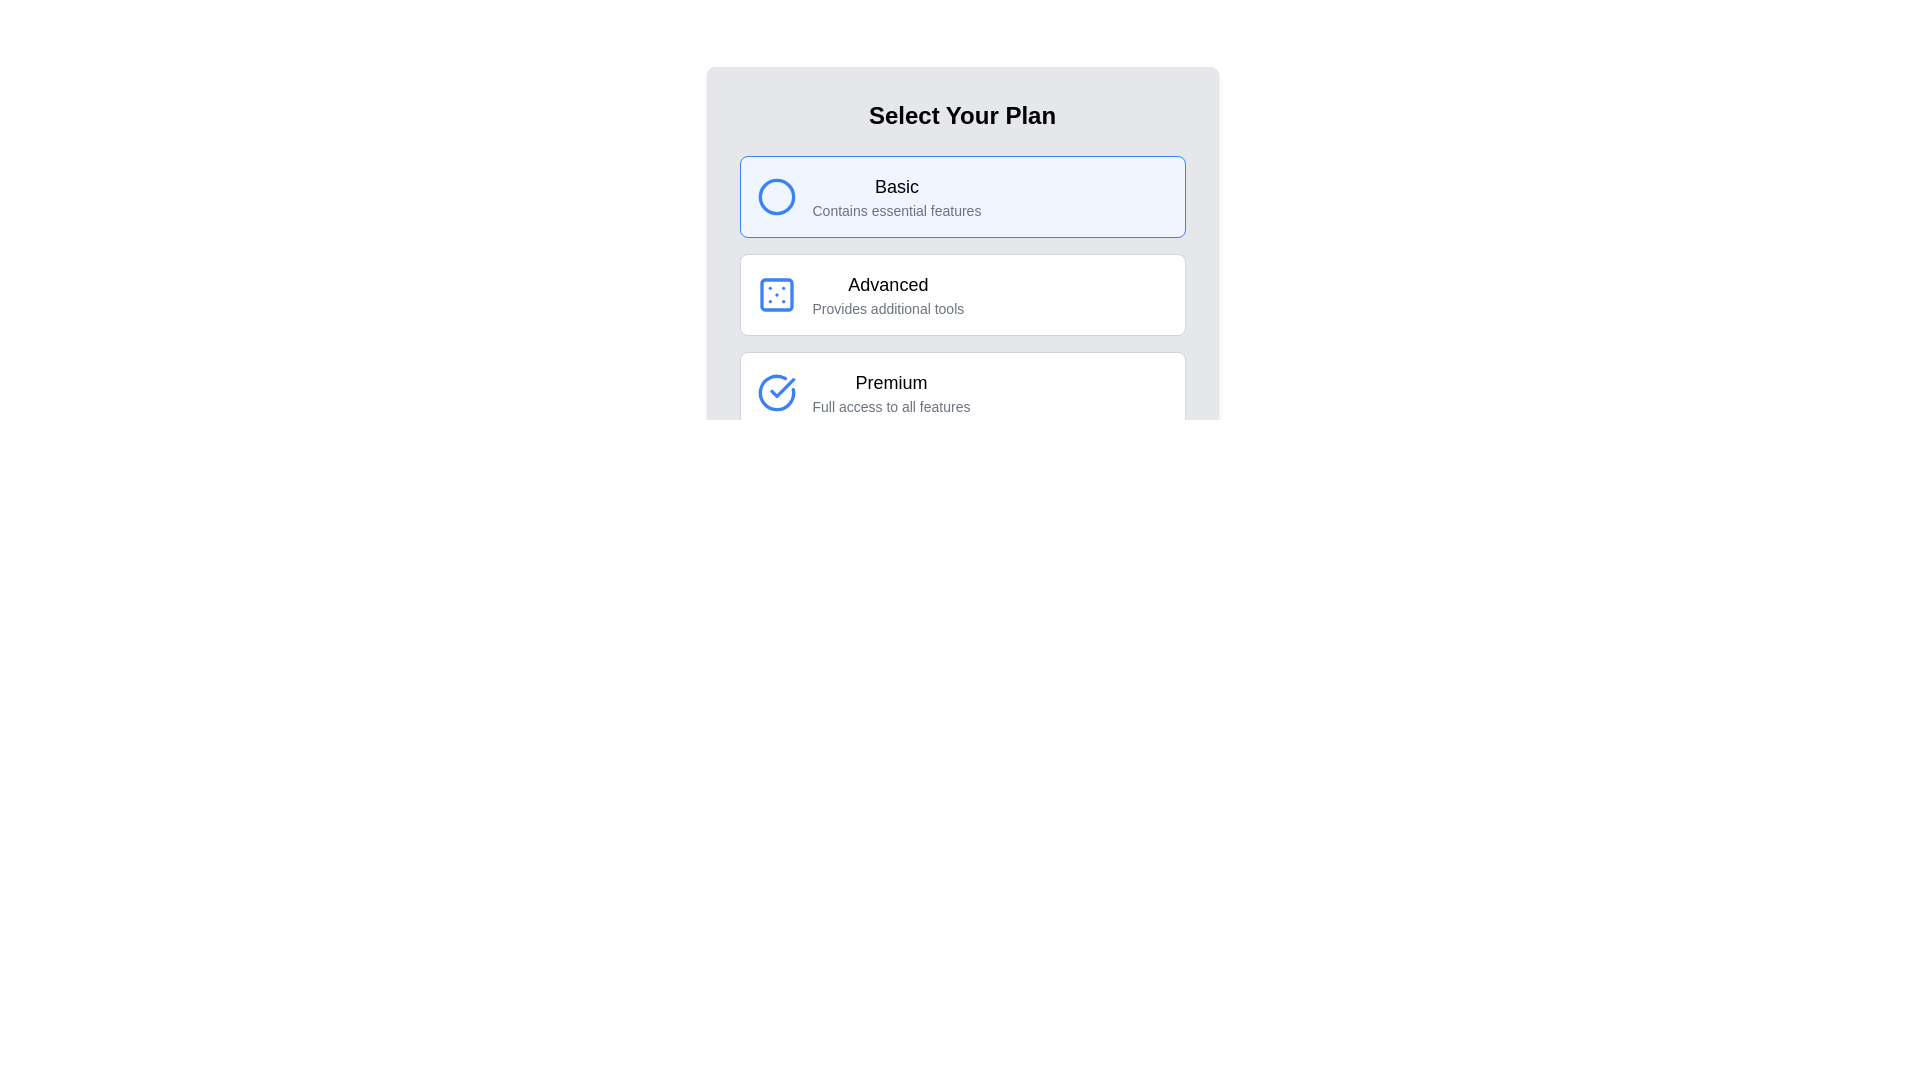 The image size is (1920, 1080). What do you see at coordinates (781, 388) in the screenshot?
I see `the blue checkmark icon indicating selection for the 'Premium' plan option, which is visually positioned within a circular badge at the bottom of the interface` at bounding box center [781, 388].